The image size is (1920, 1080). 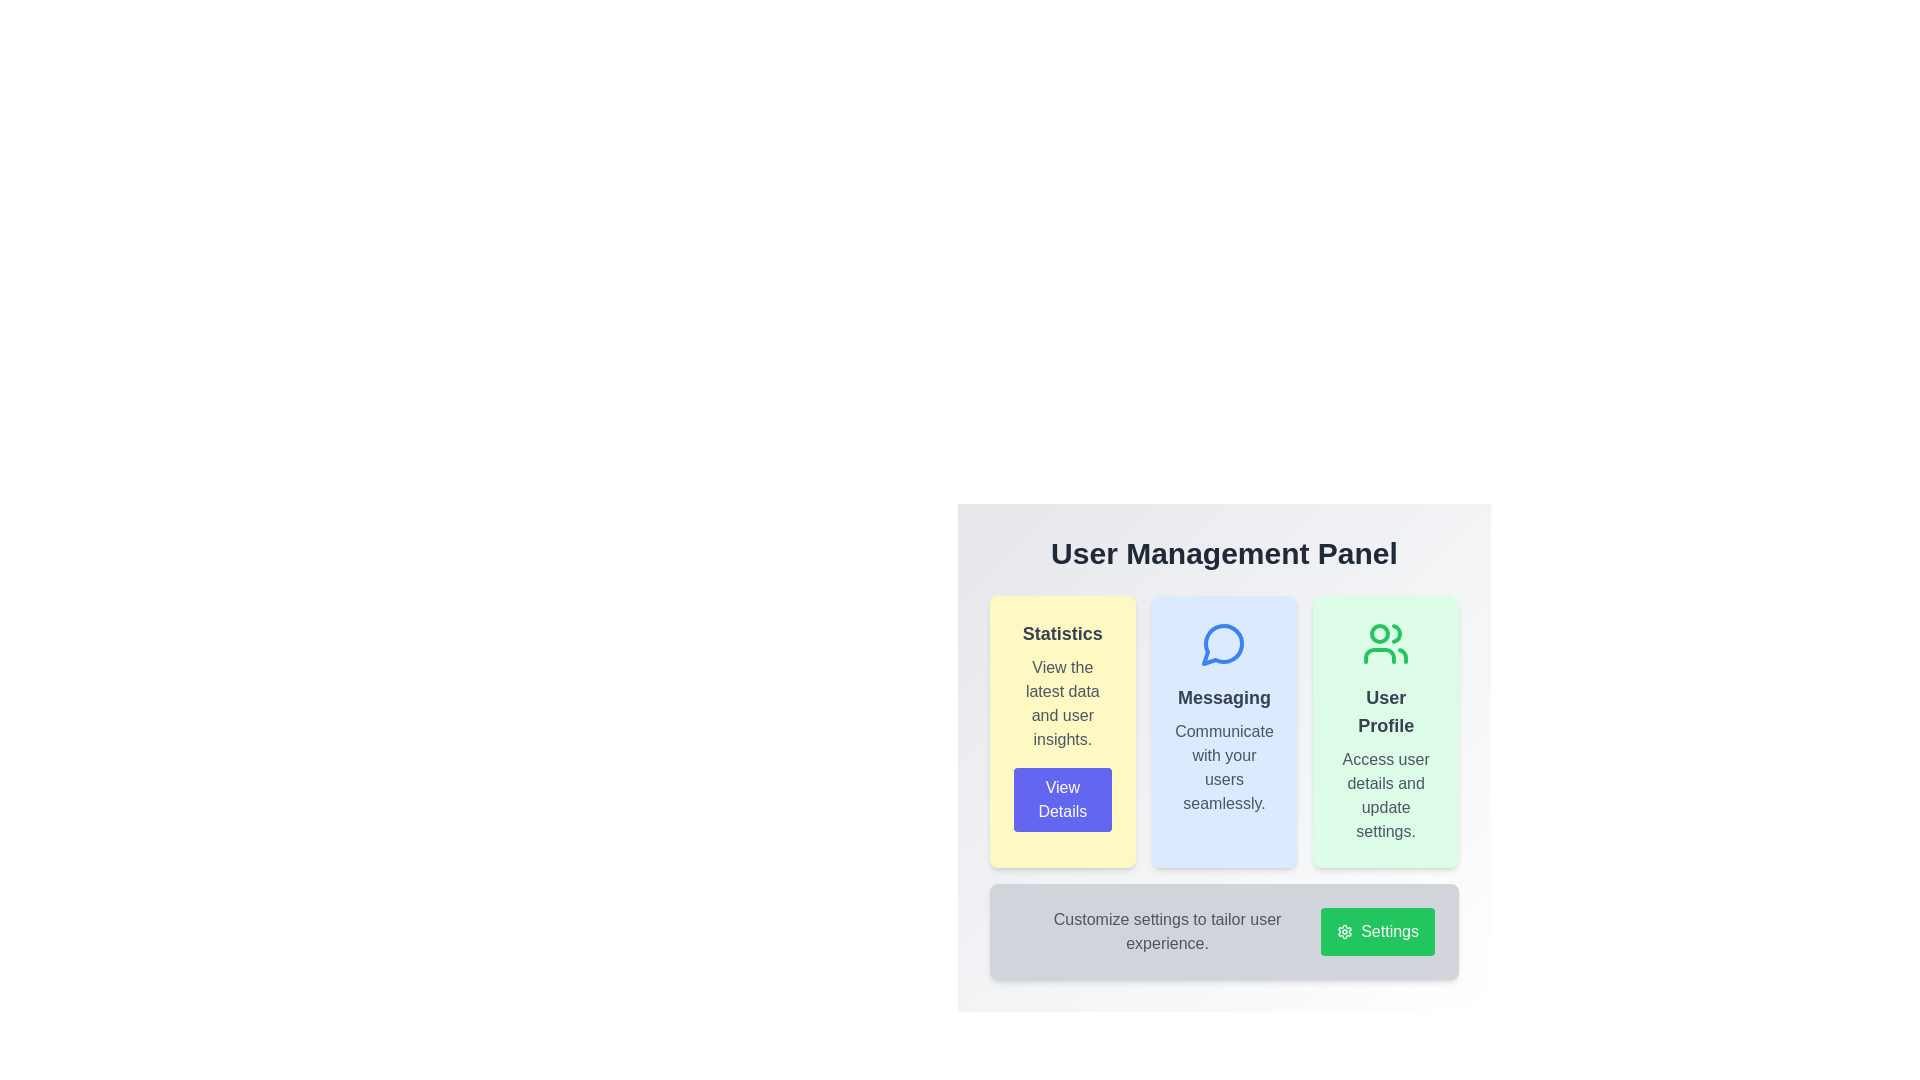 I want to click on the Circular SVG element that serves as a decorative detail in the user profile icon located in the third column of the top row of the UI grid, so click(x=1379, y=633).